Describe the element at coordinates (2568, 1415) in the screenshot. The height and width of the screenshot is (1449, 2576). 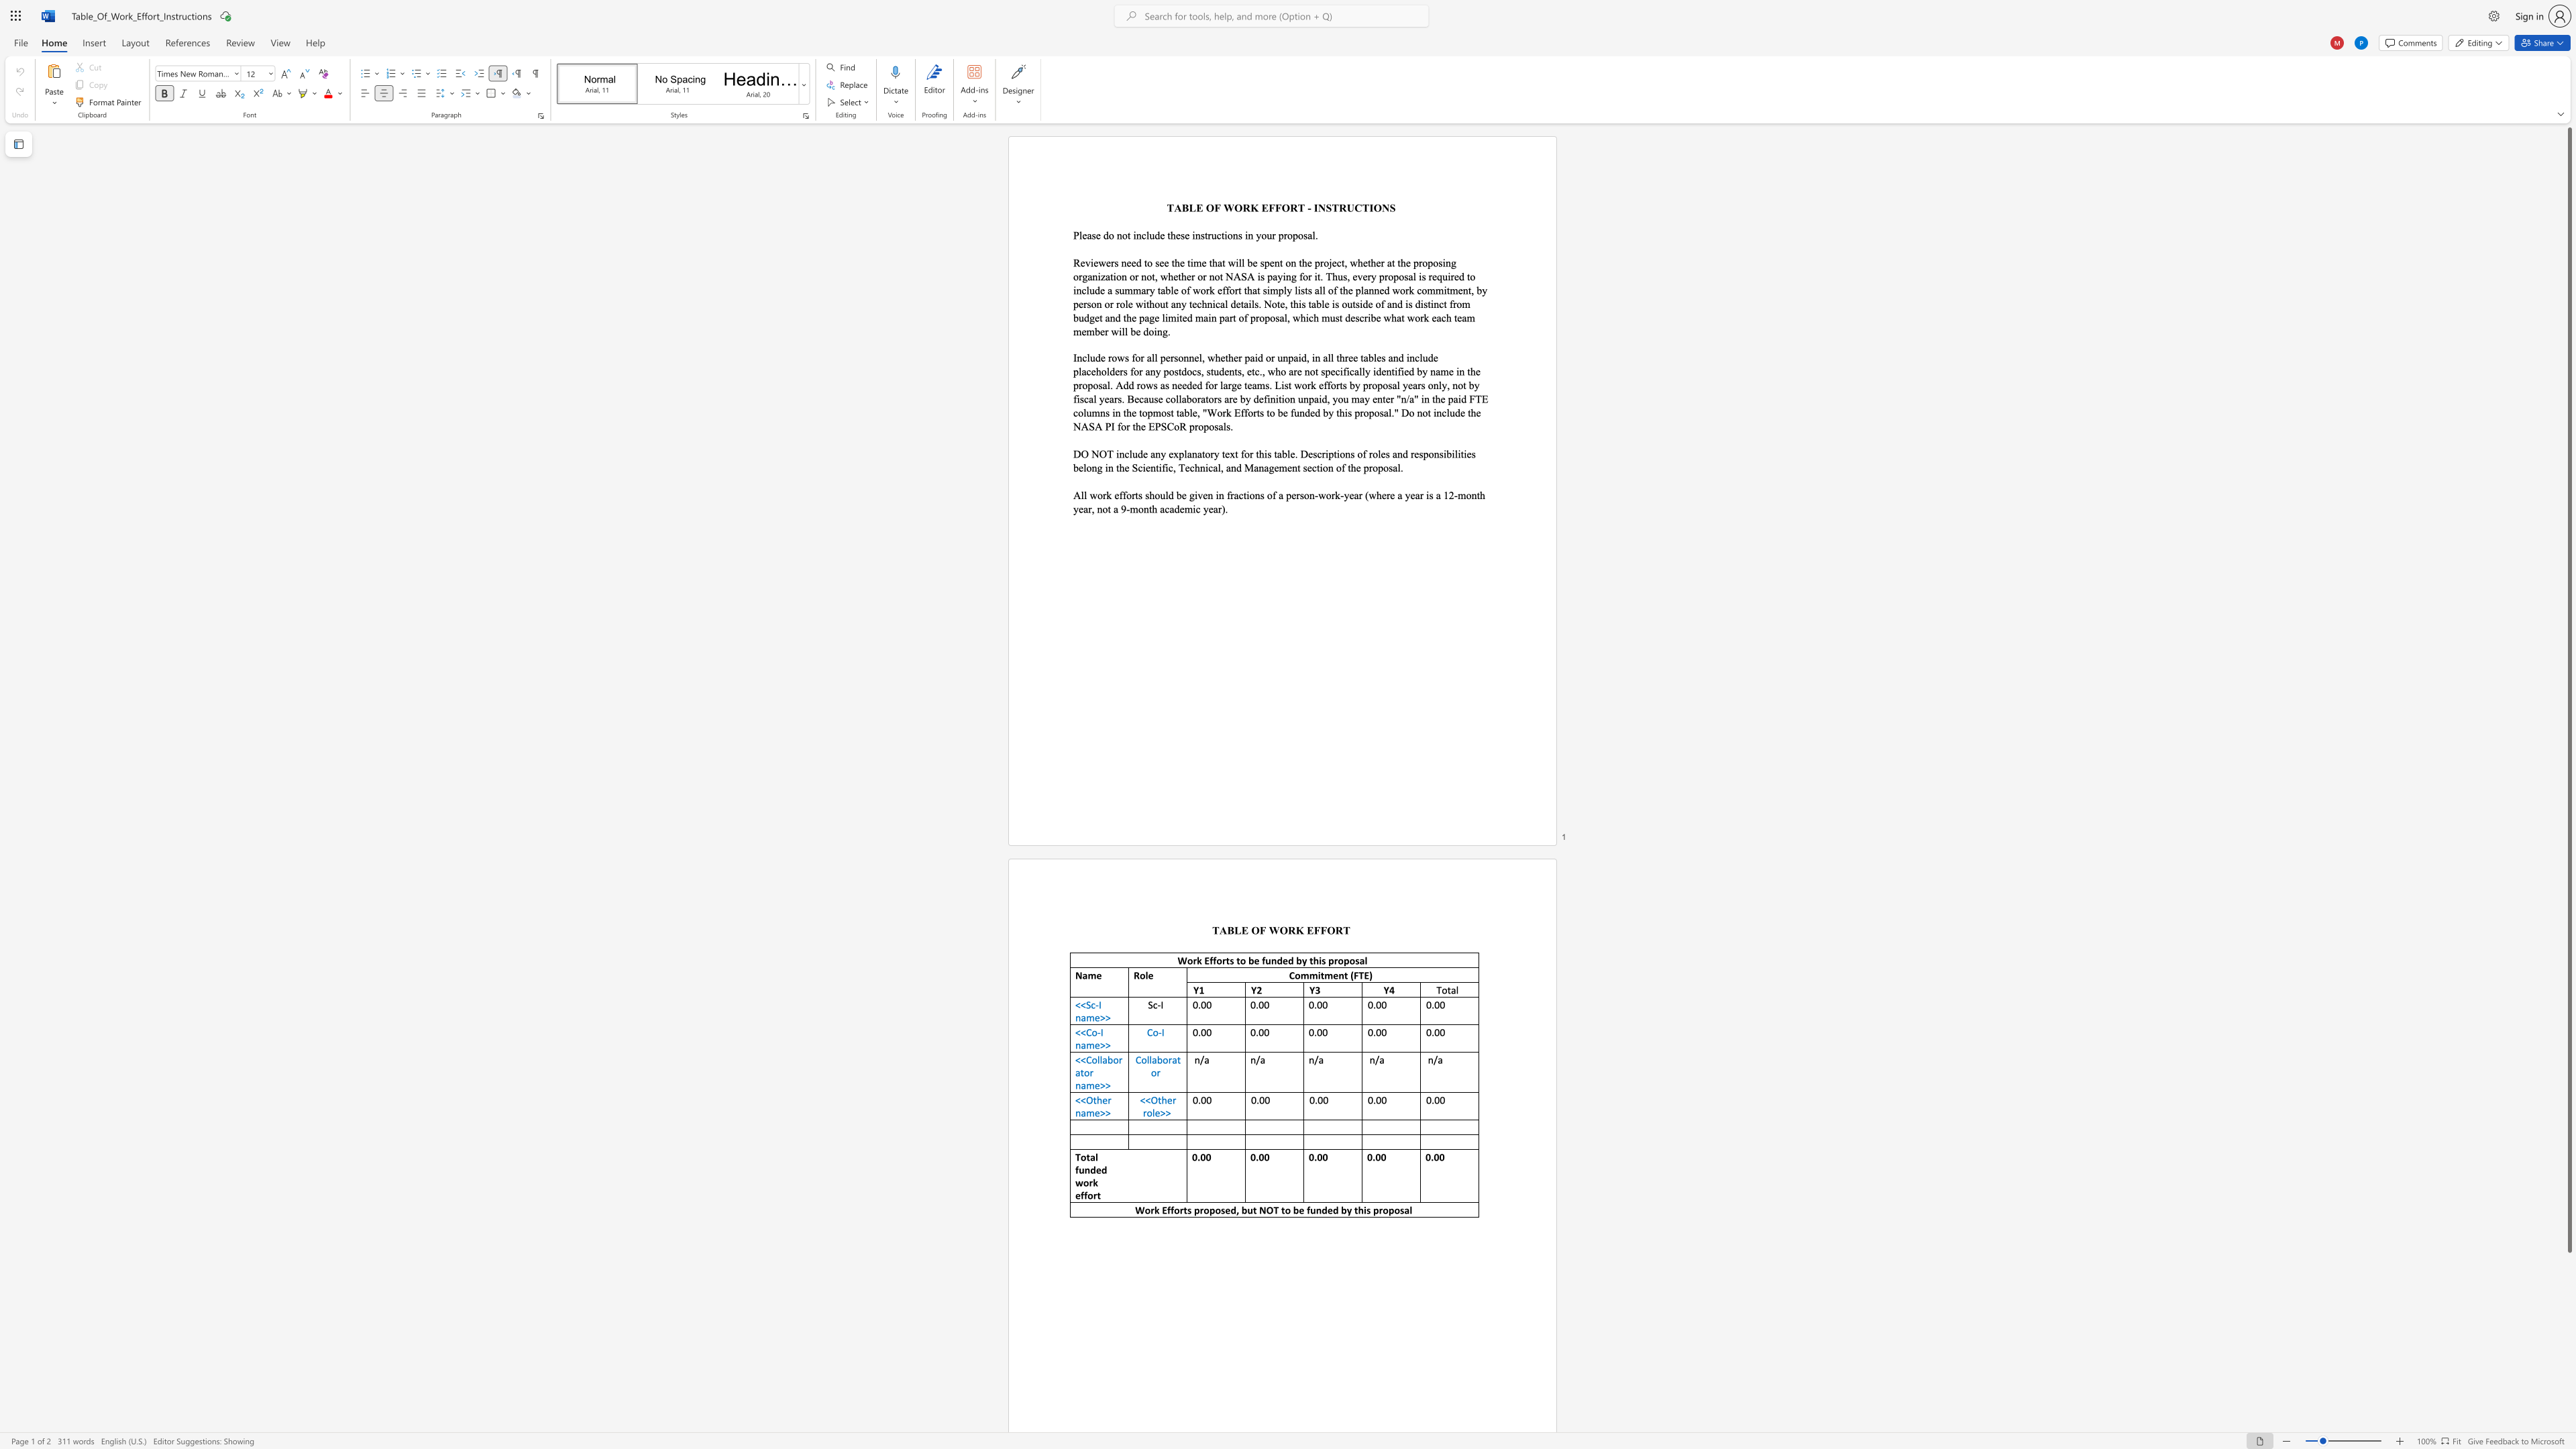
I see `the scrollbar to move the content lower` at that location.